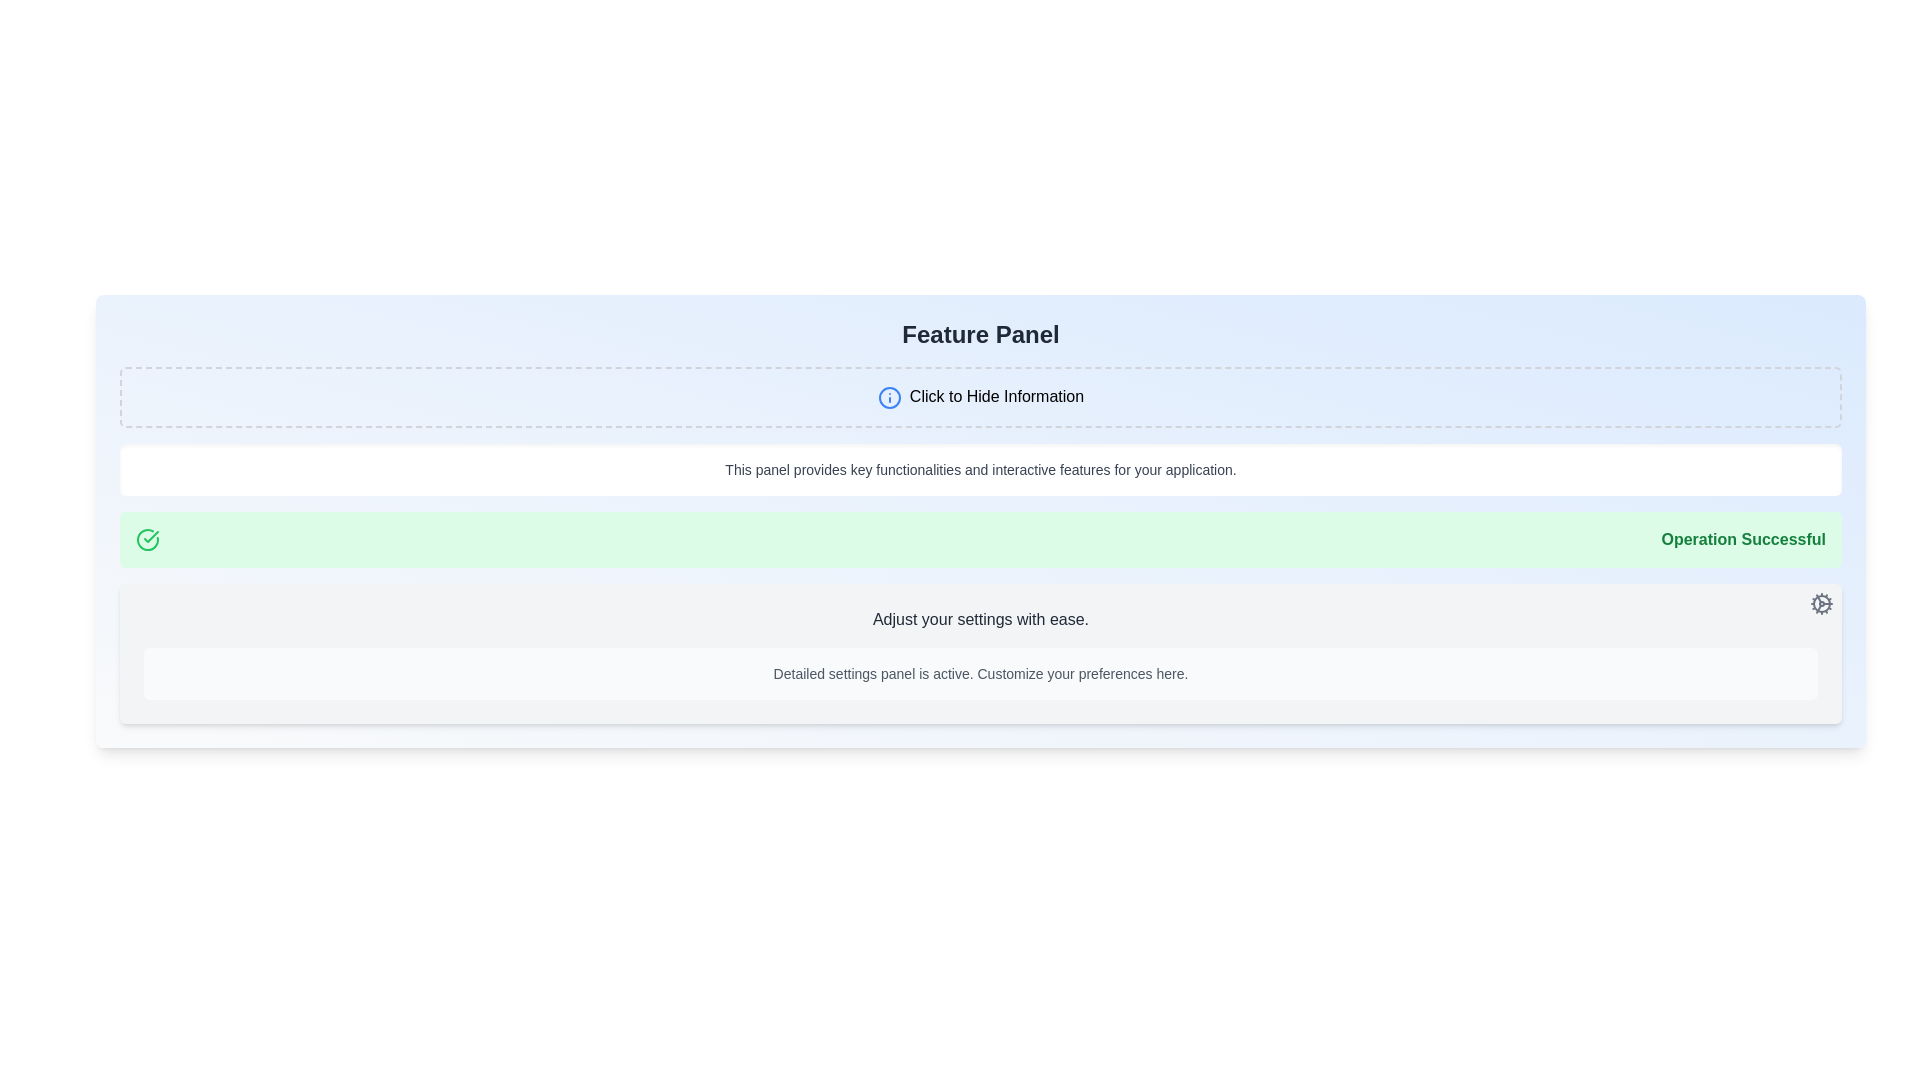 This screenshot has width=1920, height=1080. Describe the element at coordinates (980, 469) in the screenshot. I see `the informative panel with rounded corners and a white background that contains the message: 'This panel provides key functionalities and interactive features for your application.'` at that location.